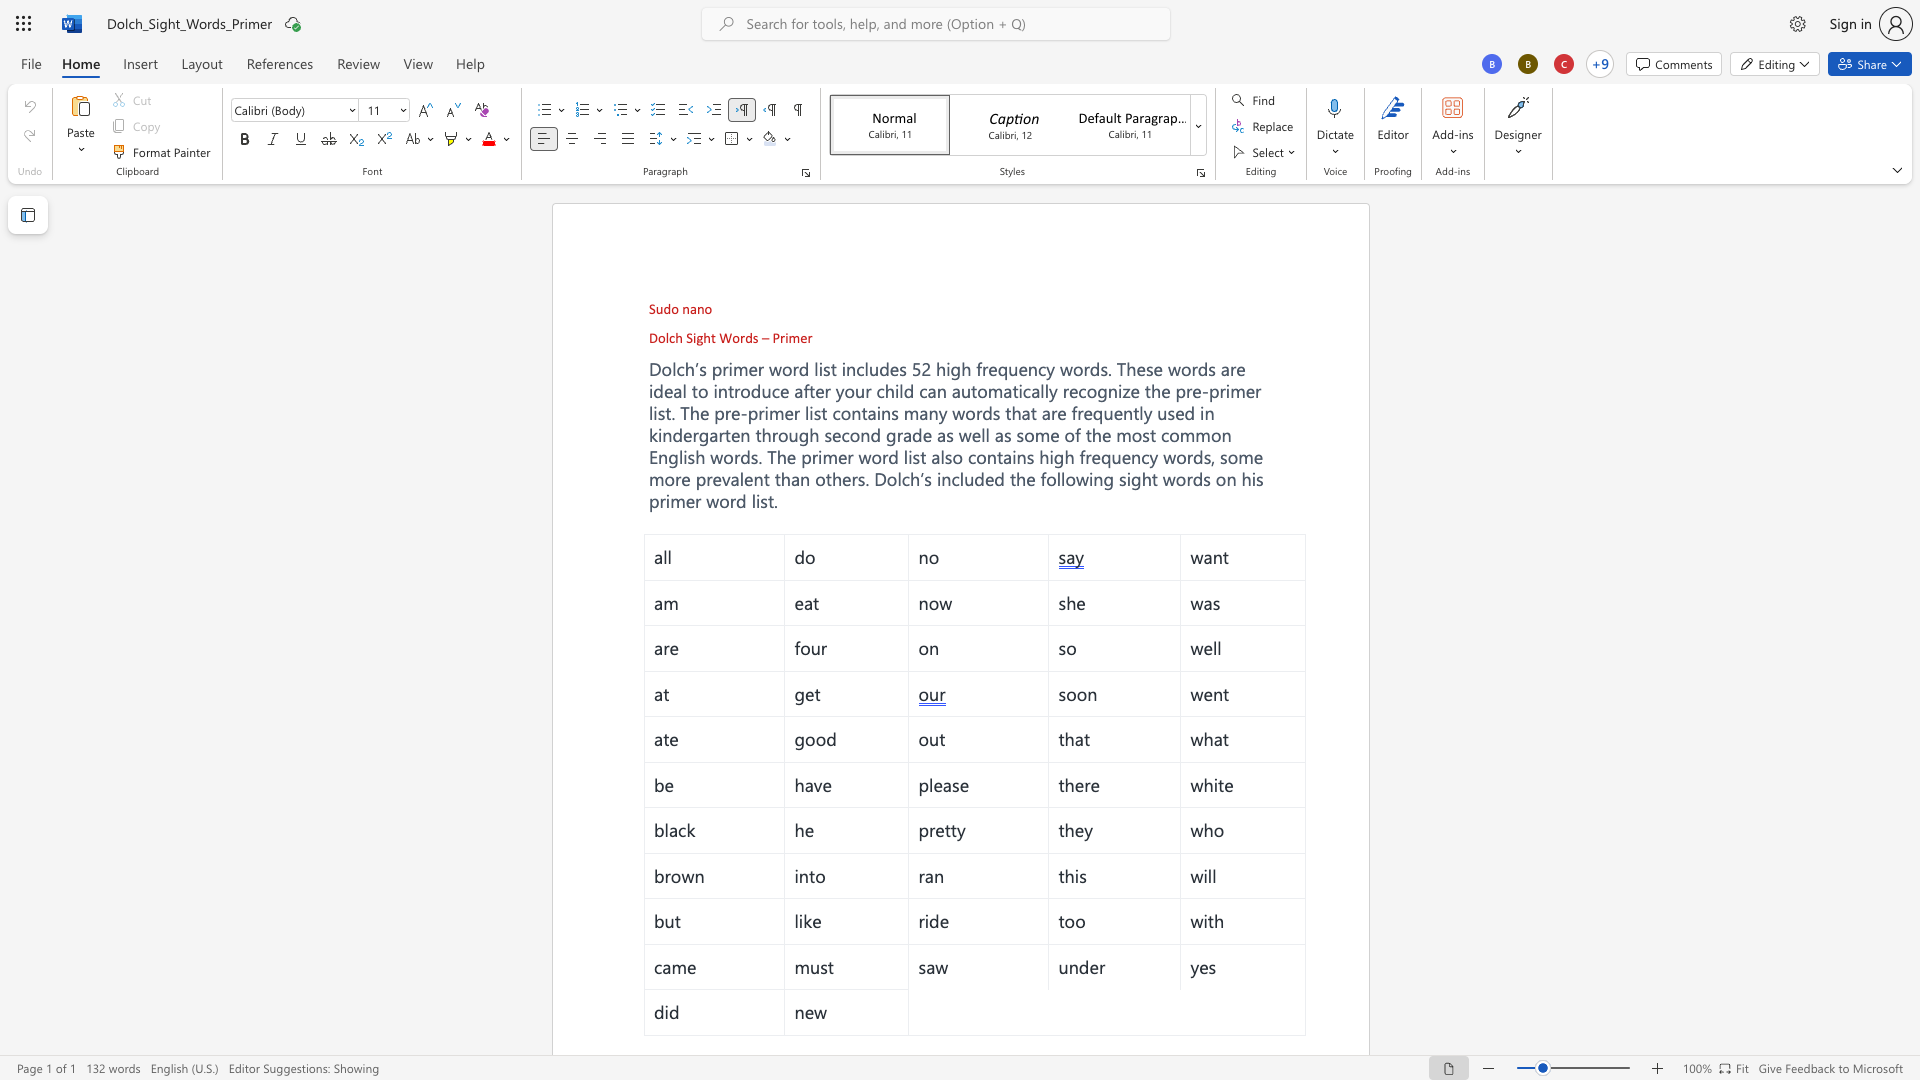  What do you see at coordinates (974, 411) in the screenshot?
I see `the space between the continuous character "o" and "r" in the text` at bounding box center [974, 411].